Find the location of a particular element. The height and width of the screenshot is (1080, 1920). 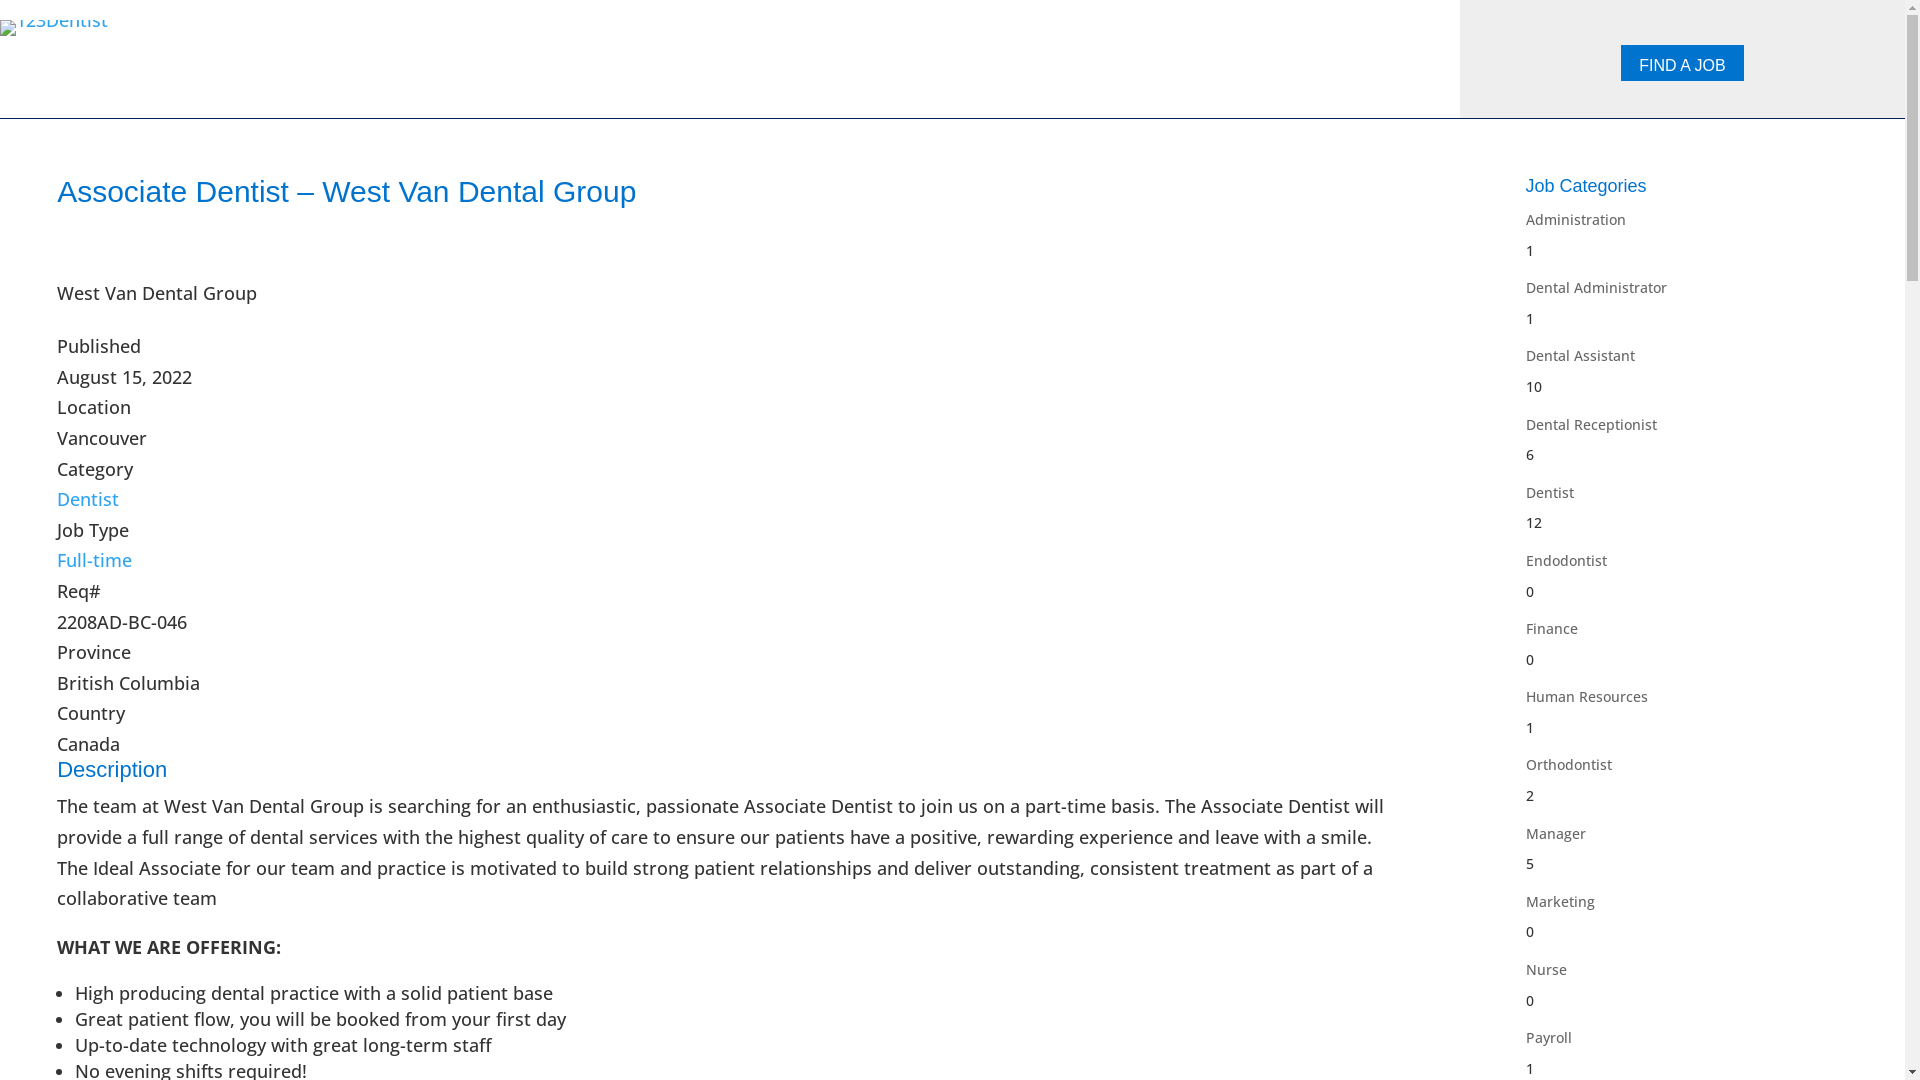

'Dental Assistant' is located at coordinates (1579, 354).